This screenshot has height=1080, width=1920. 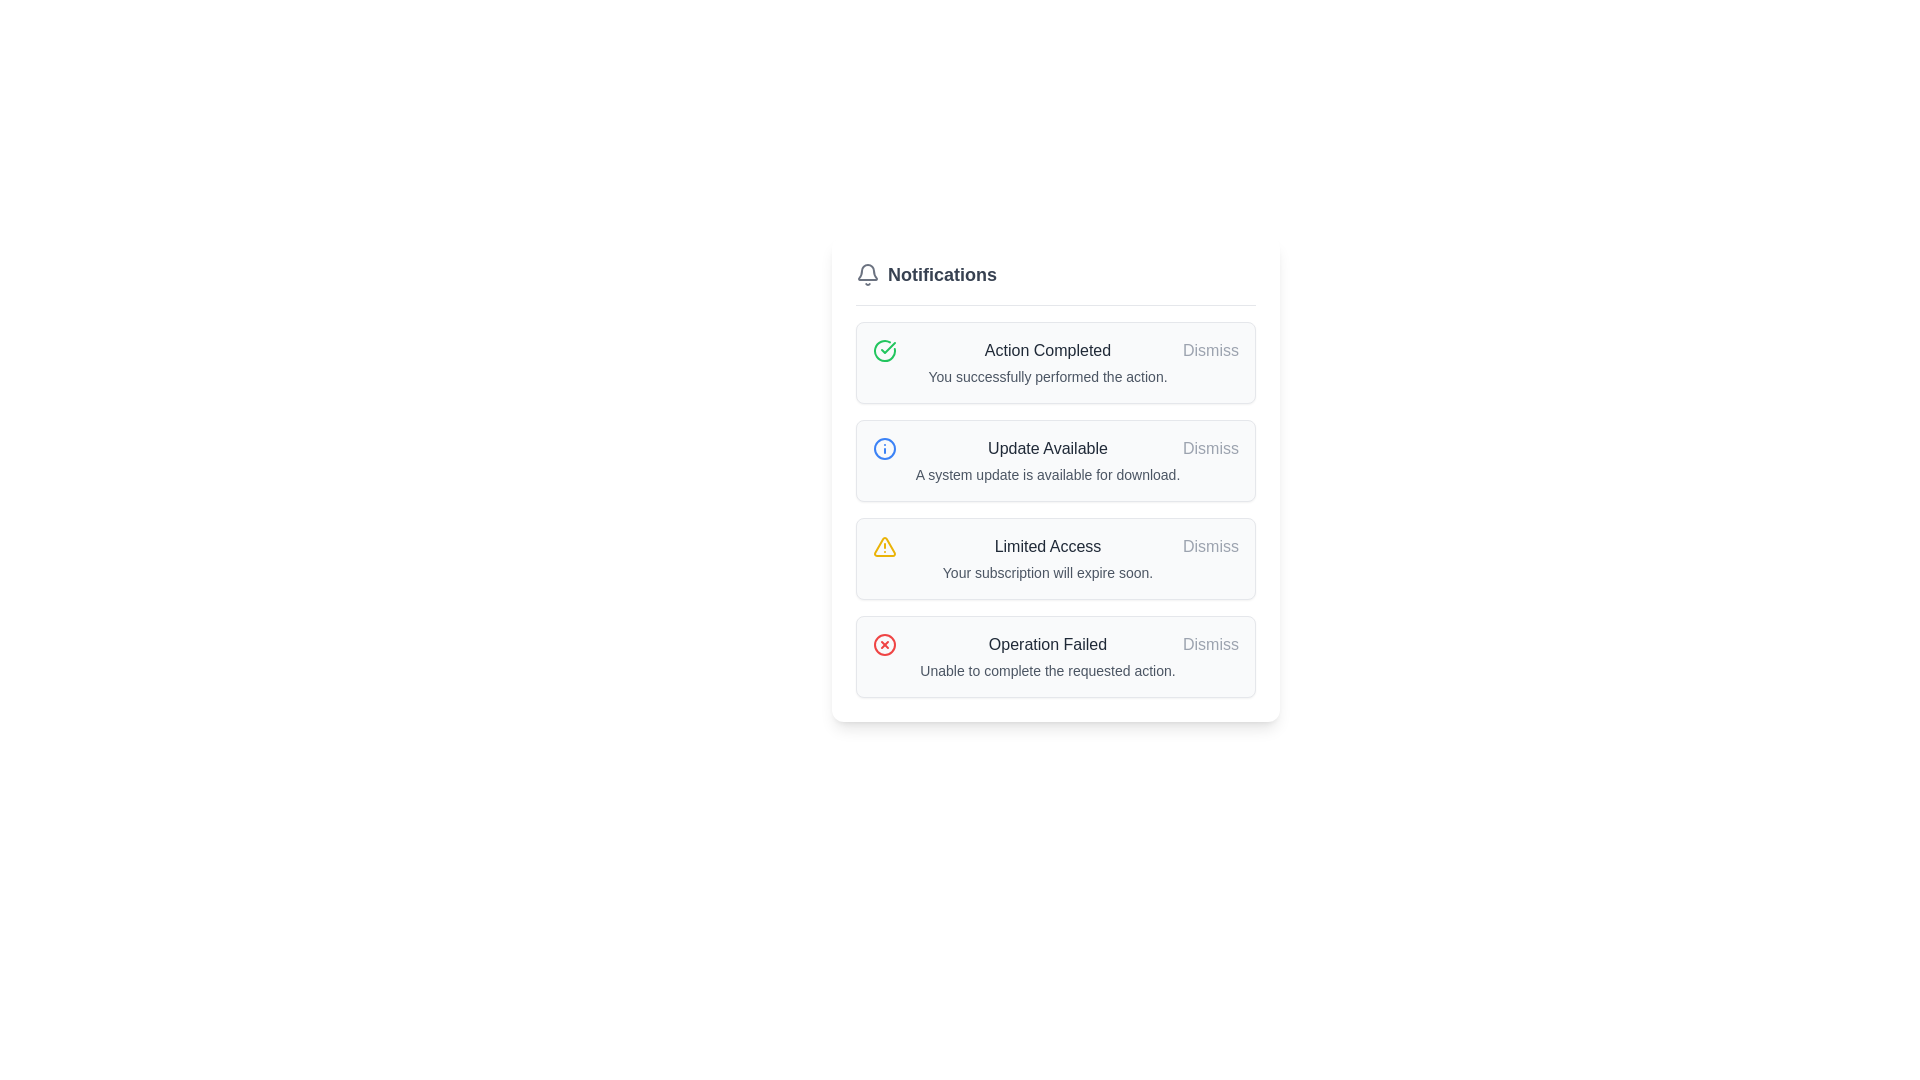 I want to click on the 'Limited Access' text element located in the third notification card of the notification panel, positioned at the top-center of the card, so click(x=1046, y=547).